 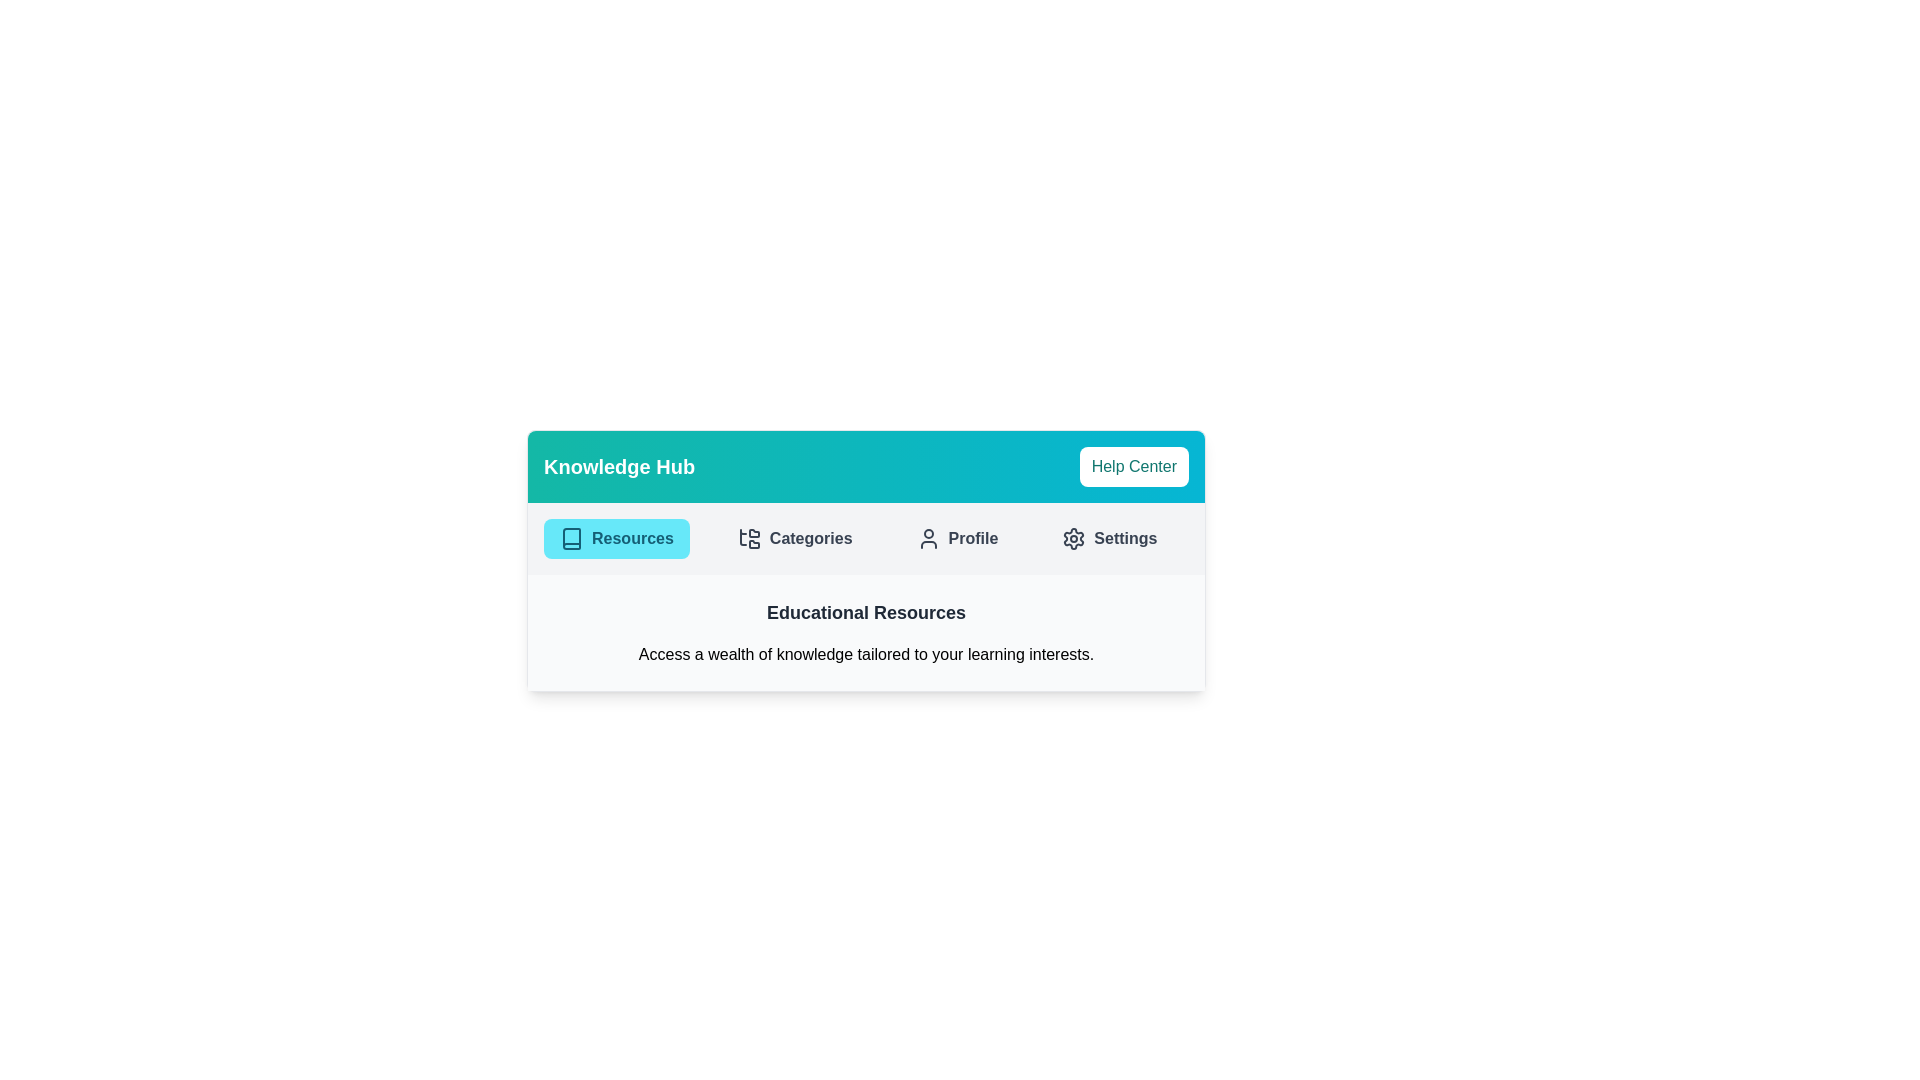 What do you see at coordinates (866, 612) in the screenshot?
I see `the 'Educational Resources' text label, which is a prominent heading displayed in bold dark gray font, positioned centrally above additional descriptive text and below the 'Knowledge Hub' navigation bar` at bounding box center [866, 612].